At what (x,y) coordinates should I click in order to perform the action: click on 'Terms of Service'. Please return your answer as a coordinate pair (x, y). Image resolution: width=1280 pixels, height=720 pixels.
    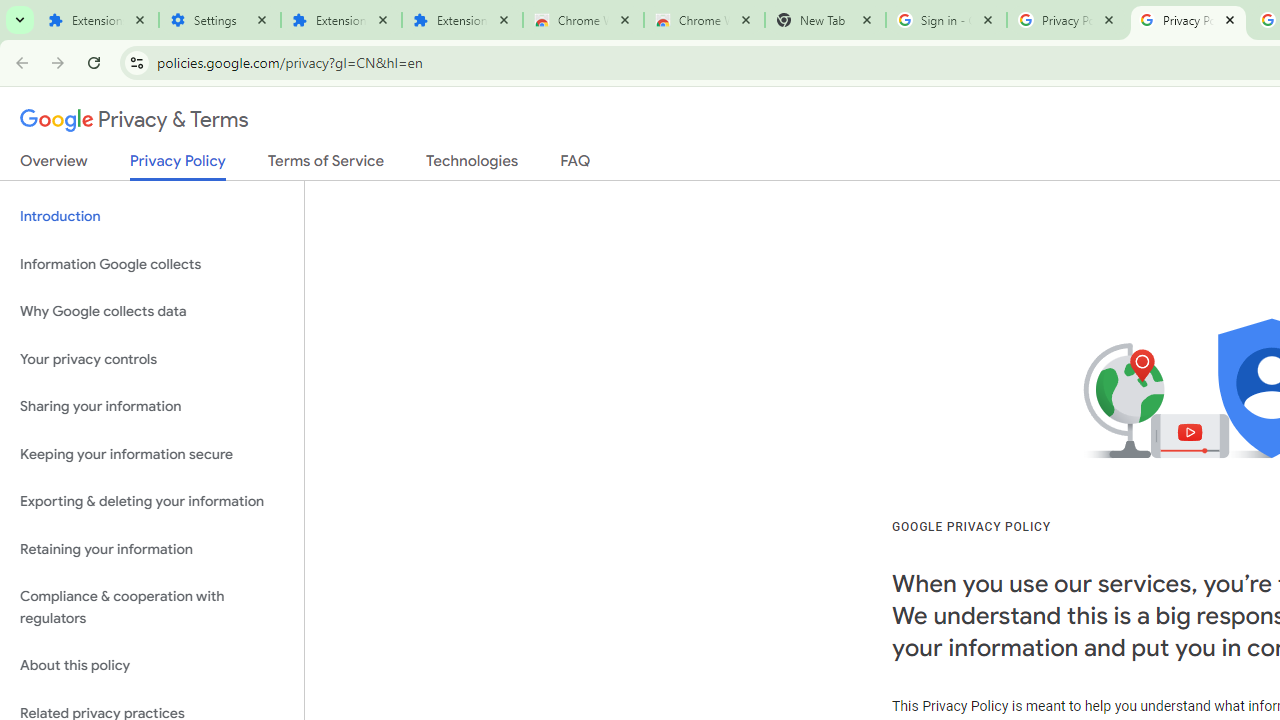
    Looking at the image, I should click on (326, 164).